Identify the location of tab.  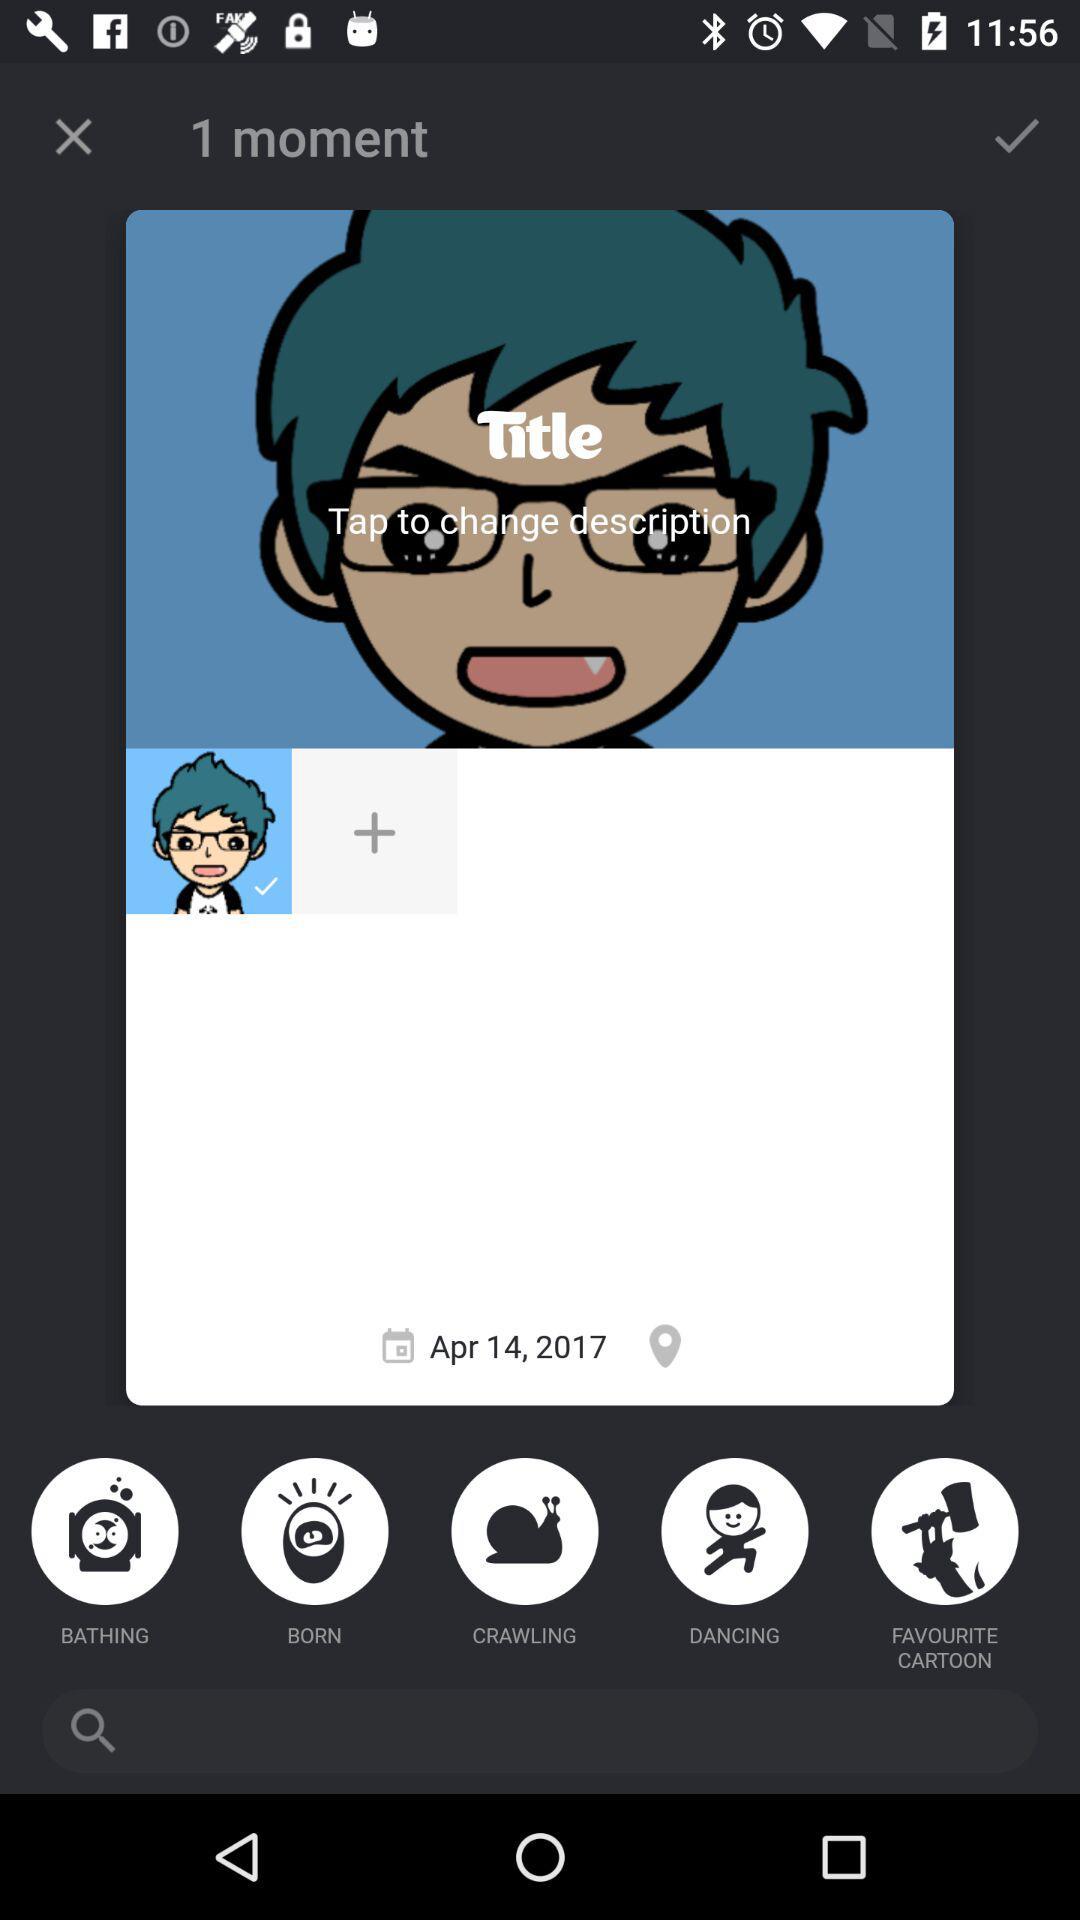
(72, 135).